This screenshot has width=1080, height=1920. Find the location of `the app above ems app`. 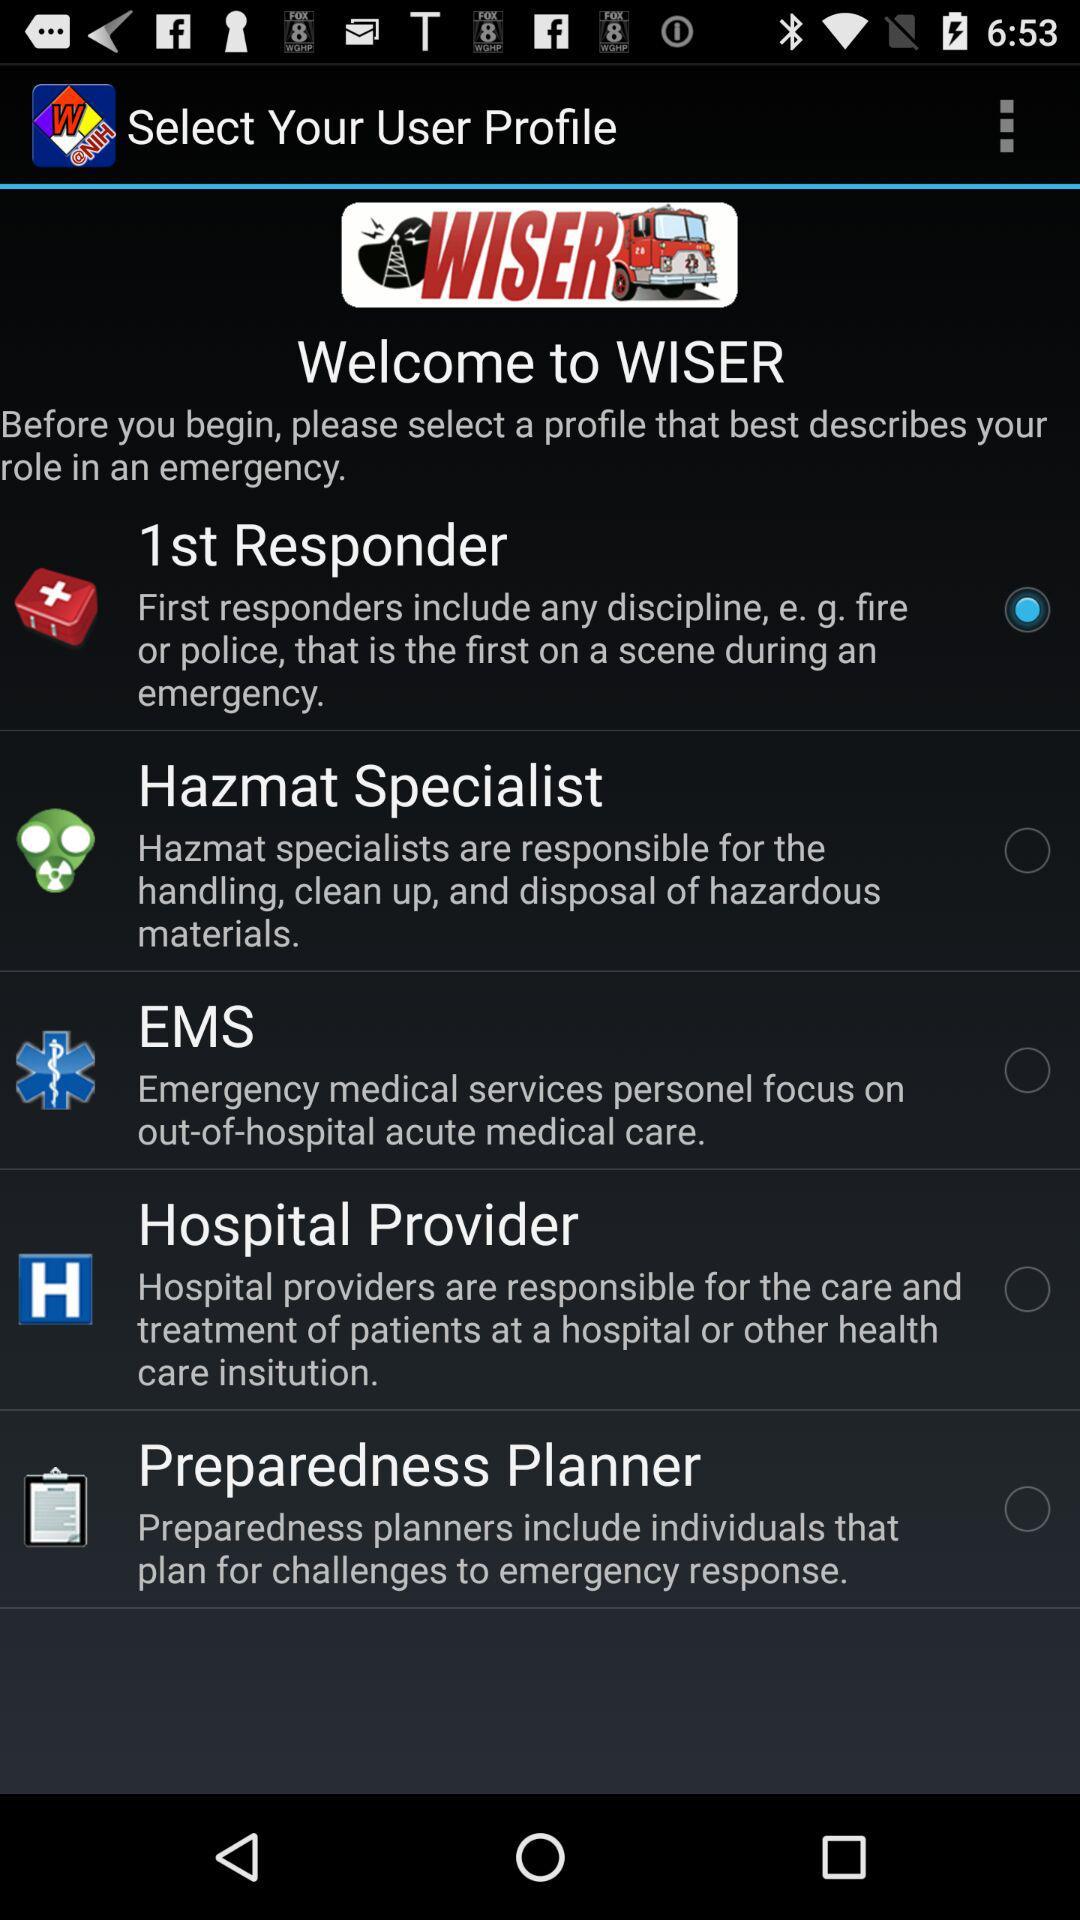

the app above ems app is located at coordinates (554, 888).